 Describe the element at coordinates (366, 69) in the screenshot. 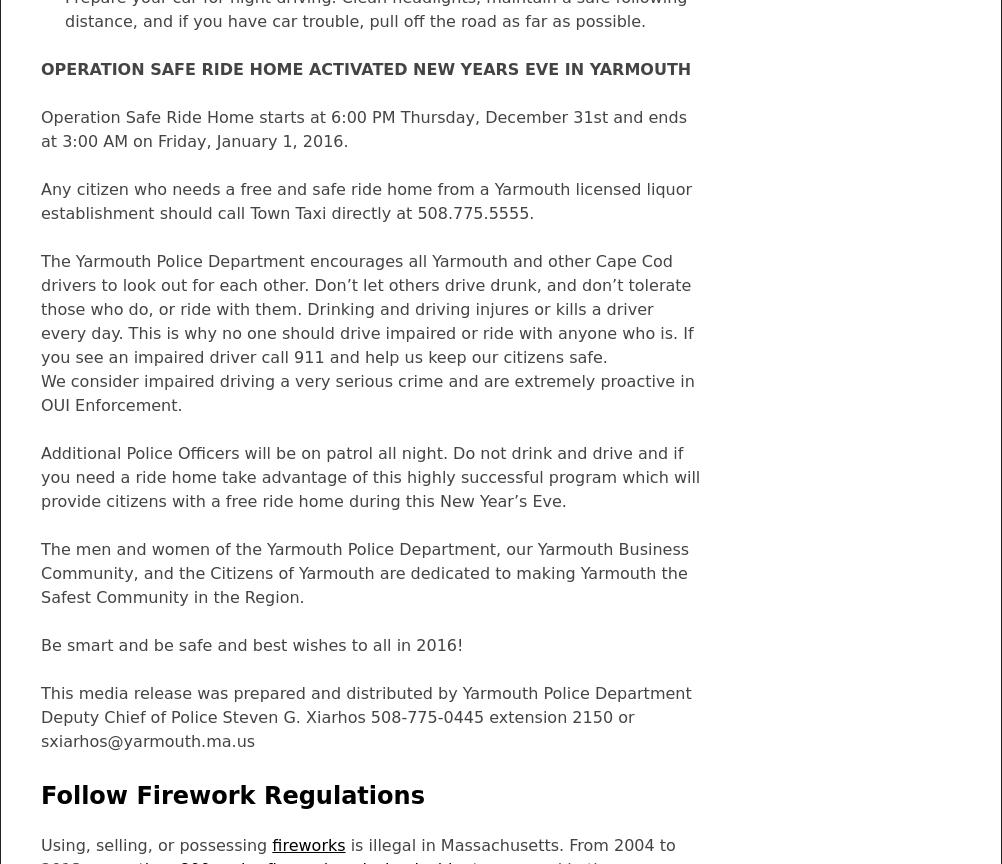

I see `'OPERATION SAFE RIDE HOME ACTIVATED NEW YEARS EVE IN YARMOUTH'` at that location.